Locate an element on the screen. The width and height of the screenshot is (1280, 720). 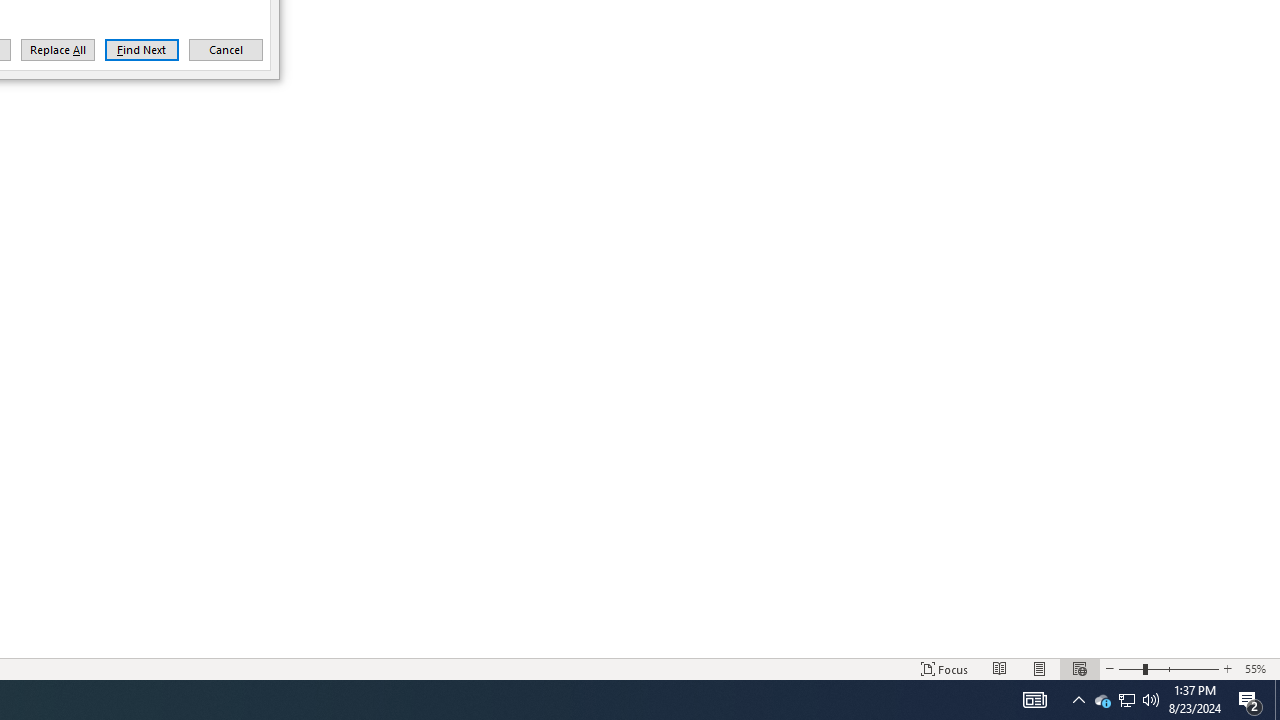
'Read Mode' is located at coordinates (1000, 669).